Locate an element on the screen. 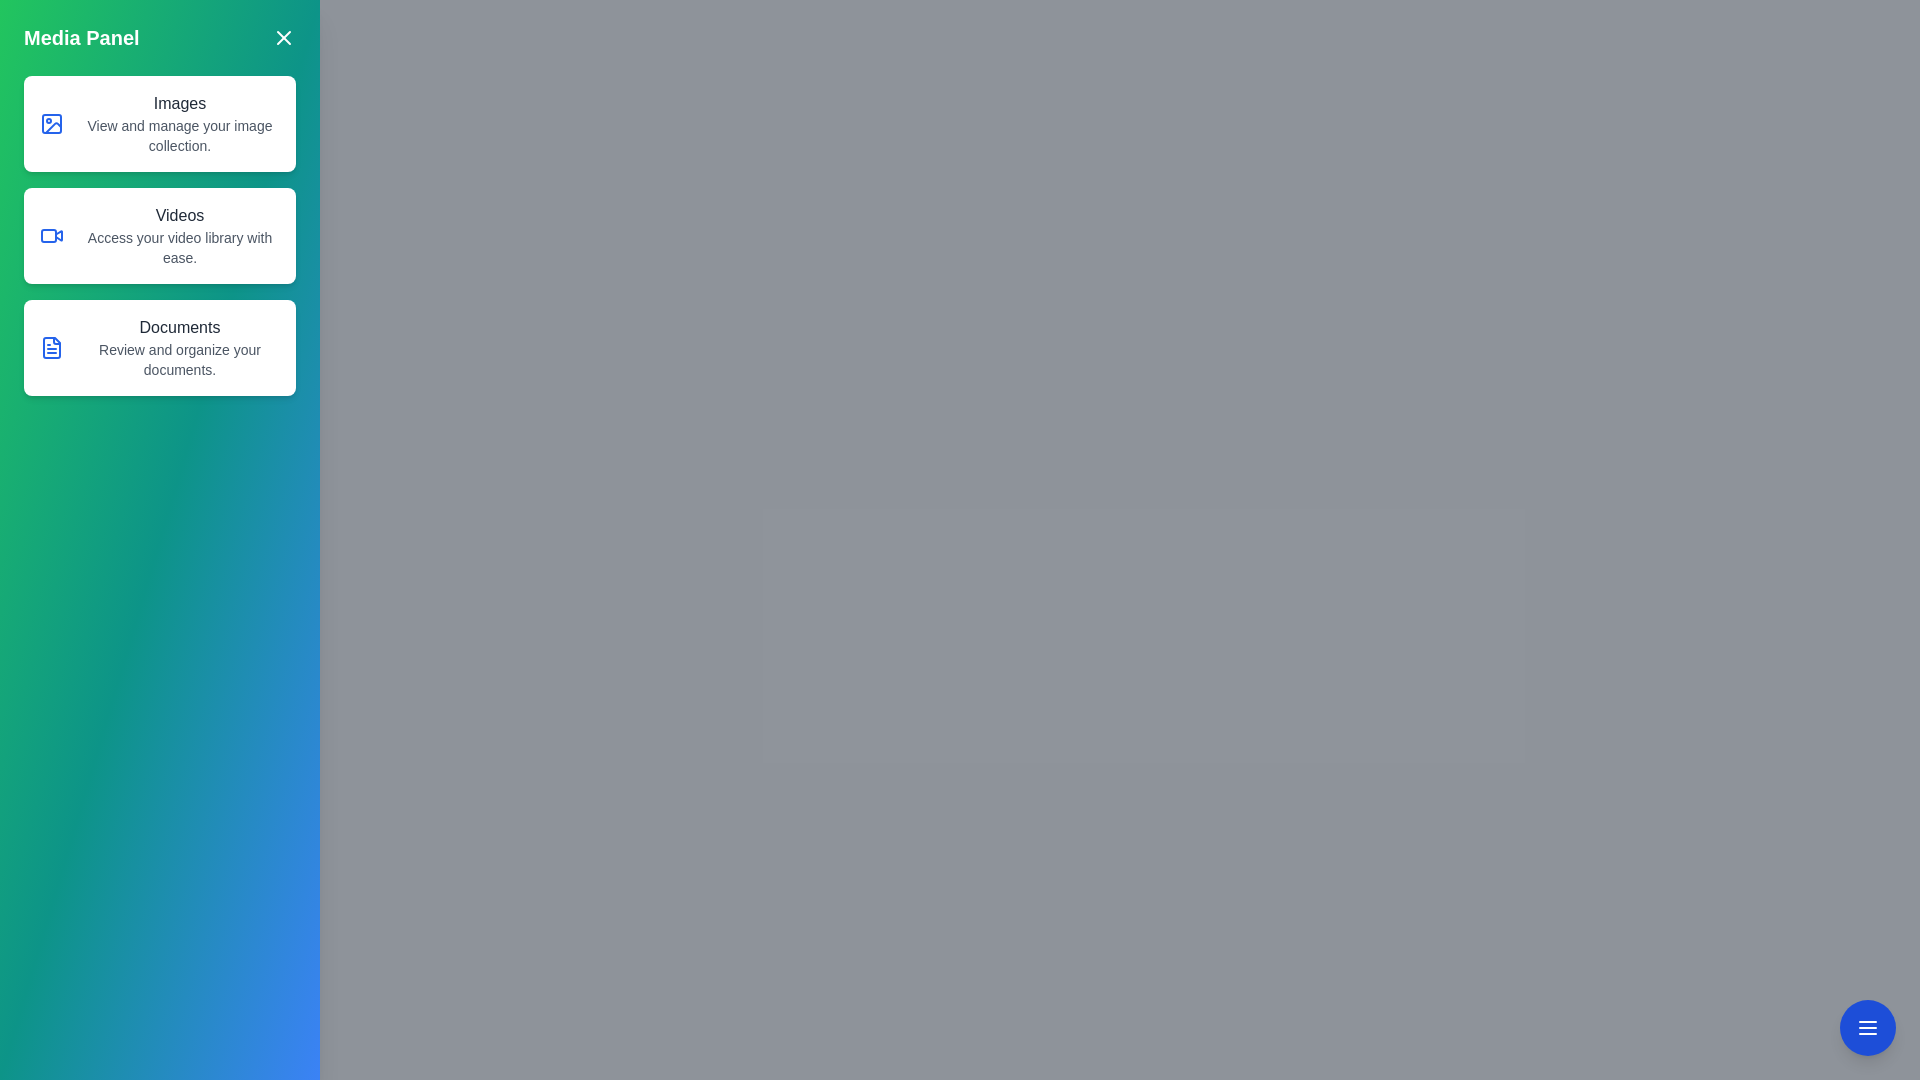  the close button icon, which is a small square with a white 'X' mark on a turquoise background, located at the top-right corner of the 'Media Panel' is located at coordinates (282, 38).